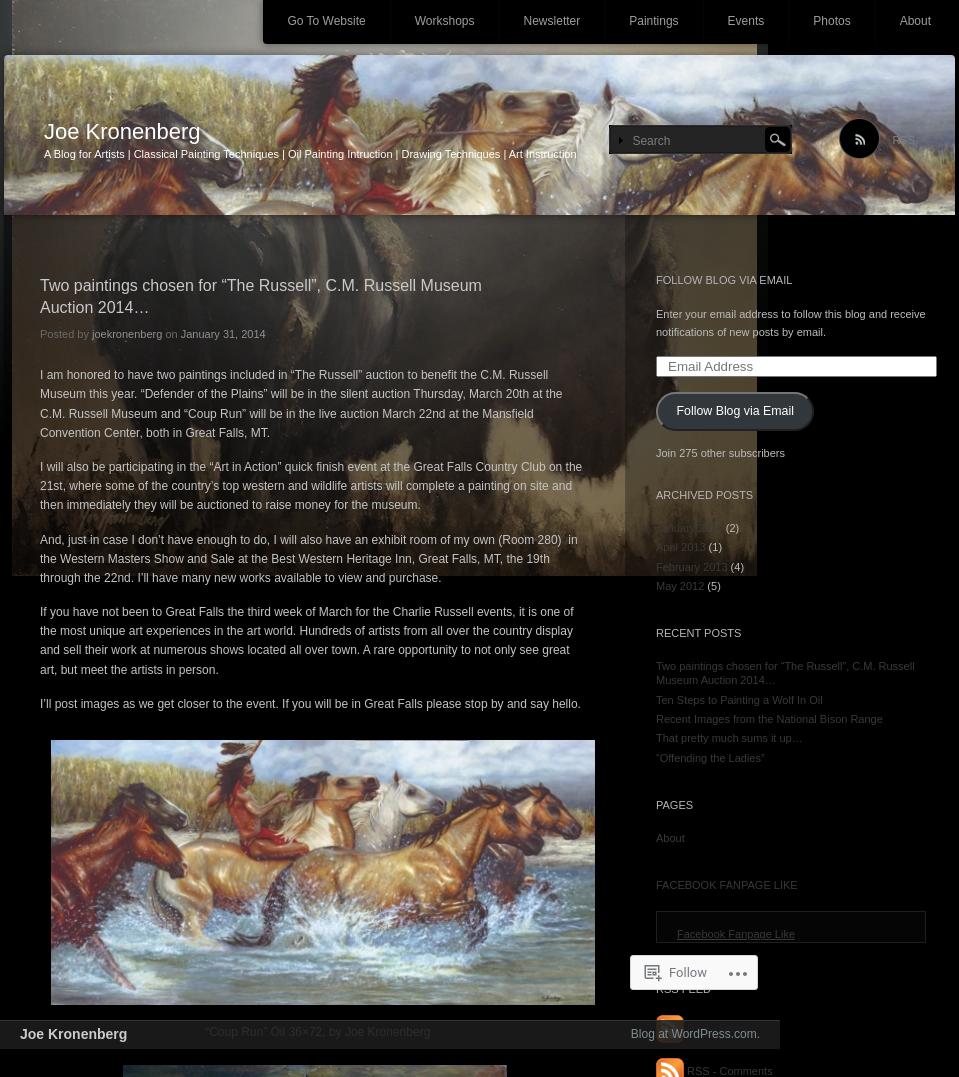  I want to click on '“Offending the Ladies”', so click(655, 756).